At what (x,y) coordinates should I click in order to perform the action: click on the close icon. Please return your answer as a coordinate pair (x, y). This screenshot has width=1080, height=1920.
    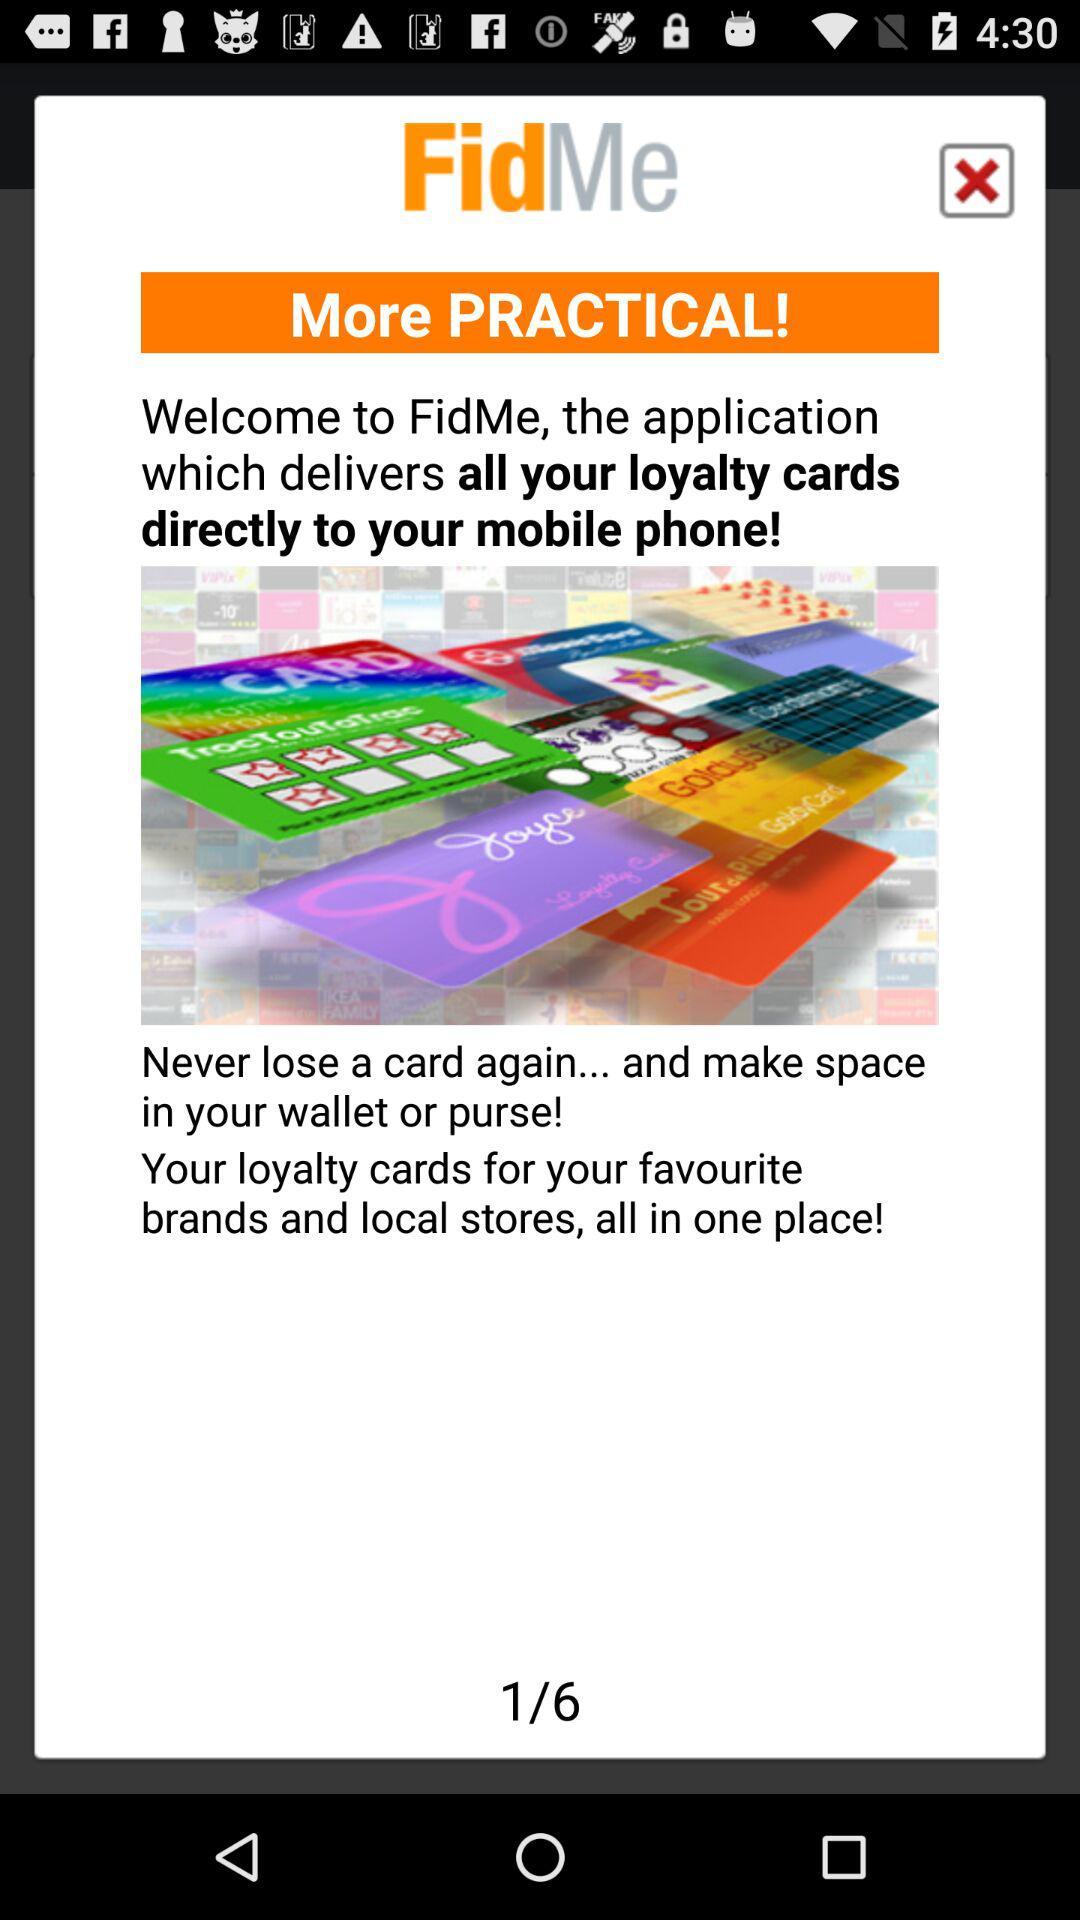
    Looking at the image, I should click on (975, 193).